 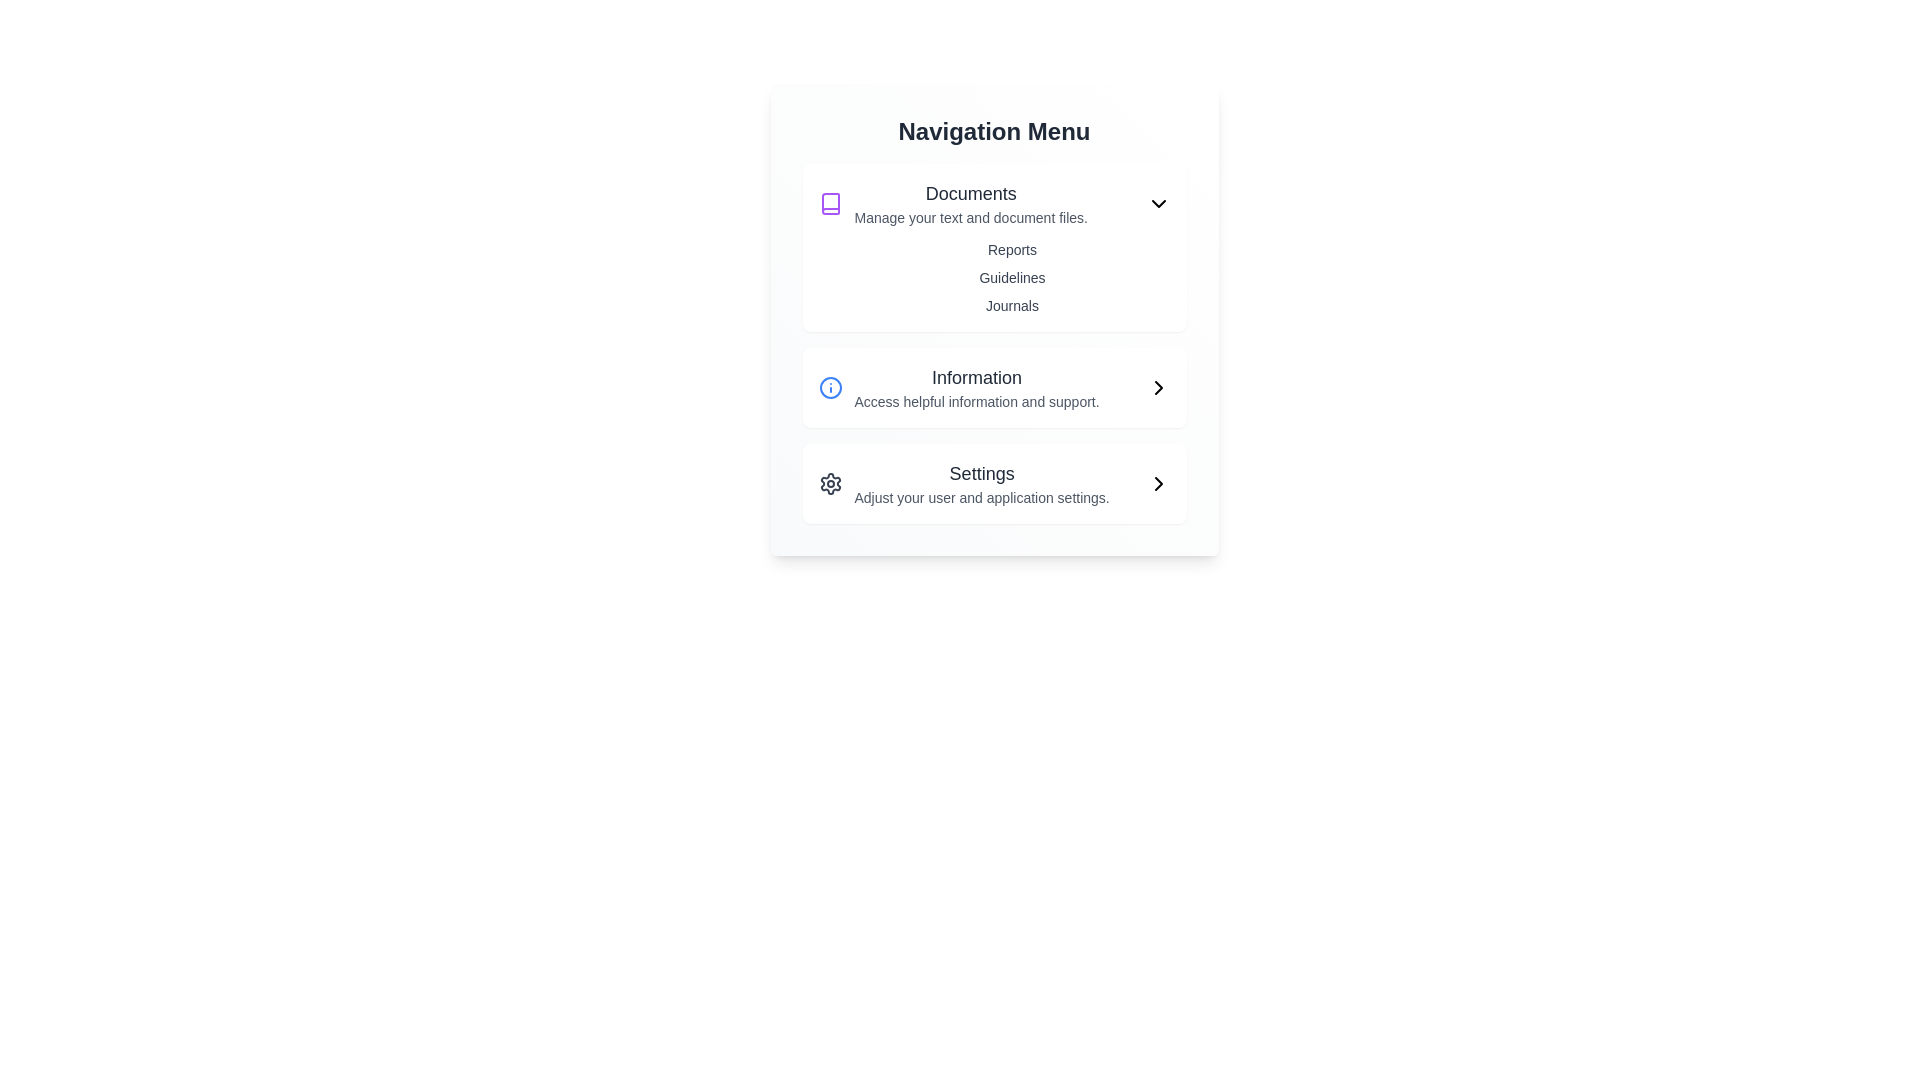 What do you see at coordinates (952, 204) in the screenshot?
I see `the first navigation menu item labeled 'Documents', which features a book icon and describes managing text and document files` at bounding box center [952, 204].